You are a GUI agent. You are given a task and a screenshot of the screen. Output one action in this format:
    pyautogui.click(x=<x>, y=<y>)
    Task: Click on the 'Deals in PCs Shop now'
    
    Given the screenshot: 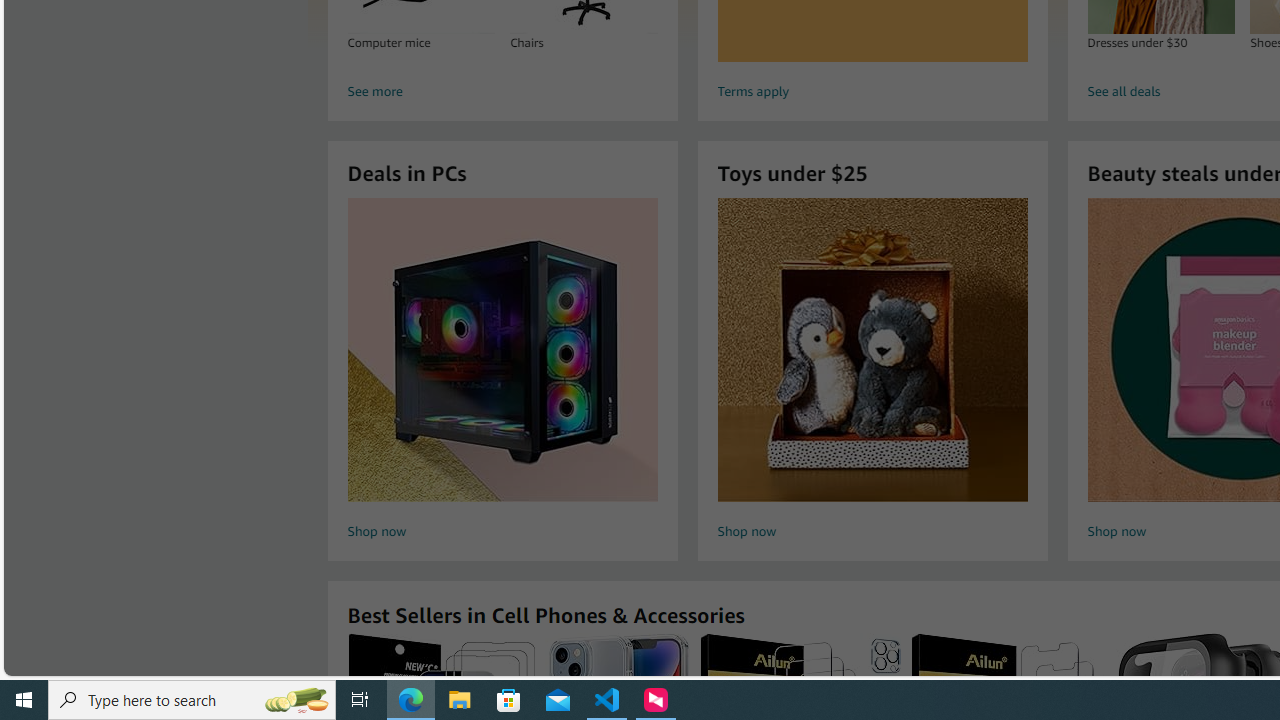 What is the action you would take?
    pyautogui.click(x=502, y=371)
    